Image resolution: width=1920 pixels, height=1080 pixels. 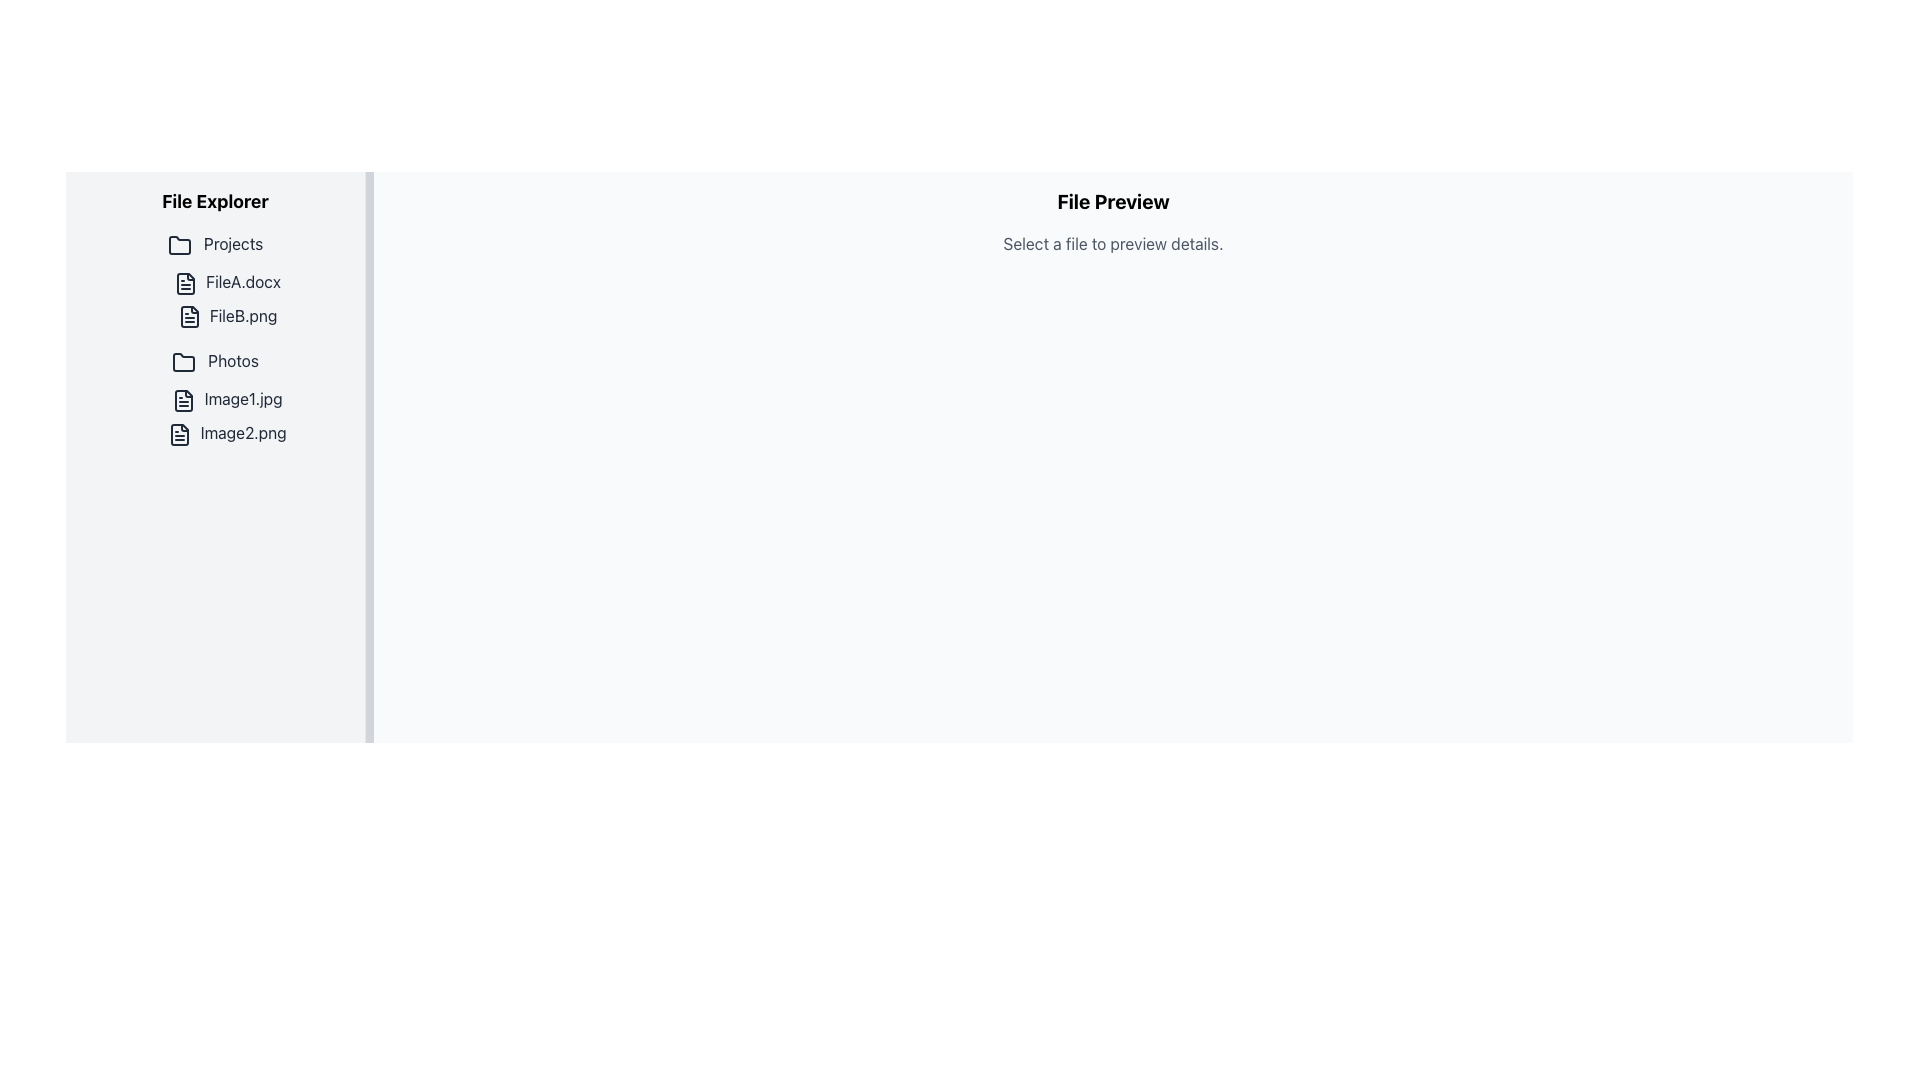 What do you see at coordinates (184, 363) in the screenshot?
I see `the 'Photos' folder icon in the left sidebar of the file explorer, which represents the directory for images` at bounding box center [184, 363].